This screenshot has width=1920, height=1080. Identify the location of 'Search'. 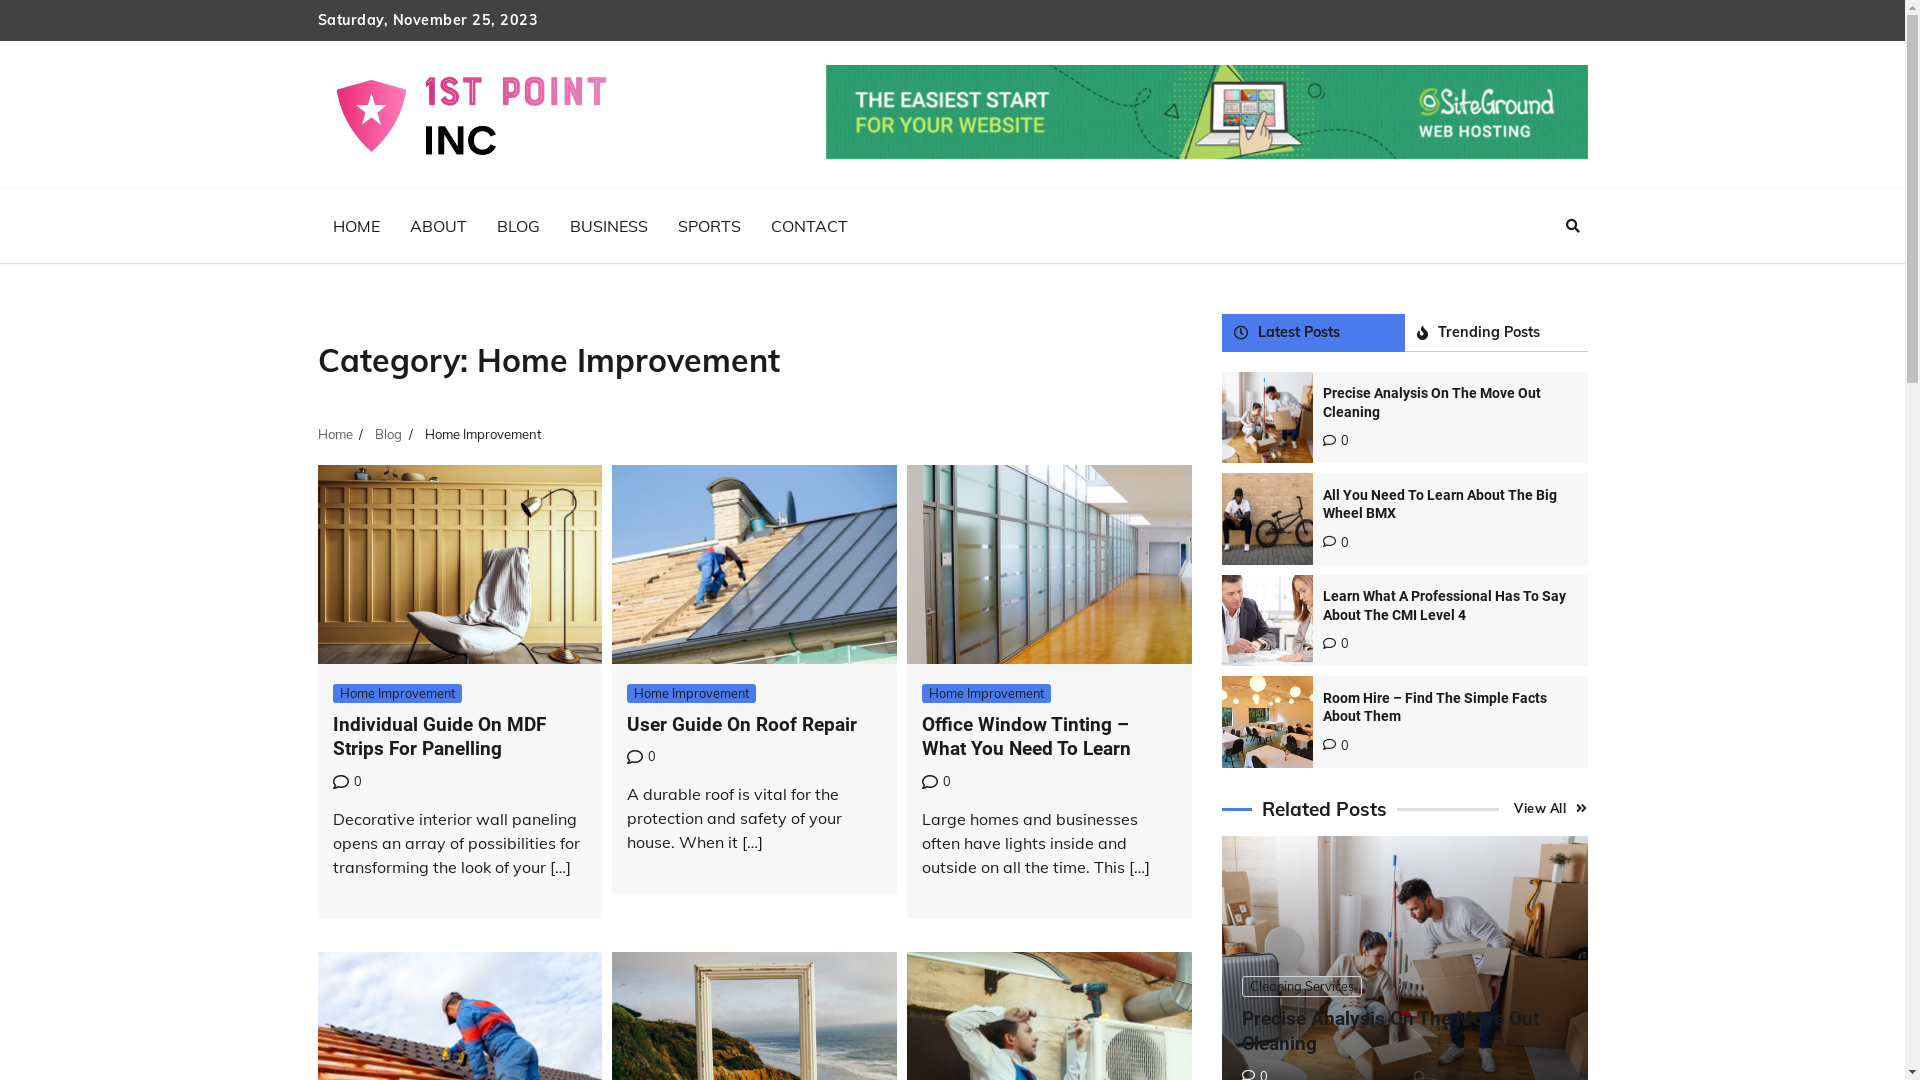
(1572, 225).